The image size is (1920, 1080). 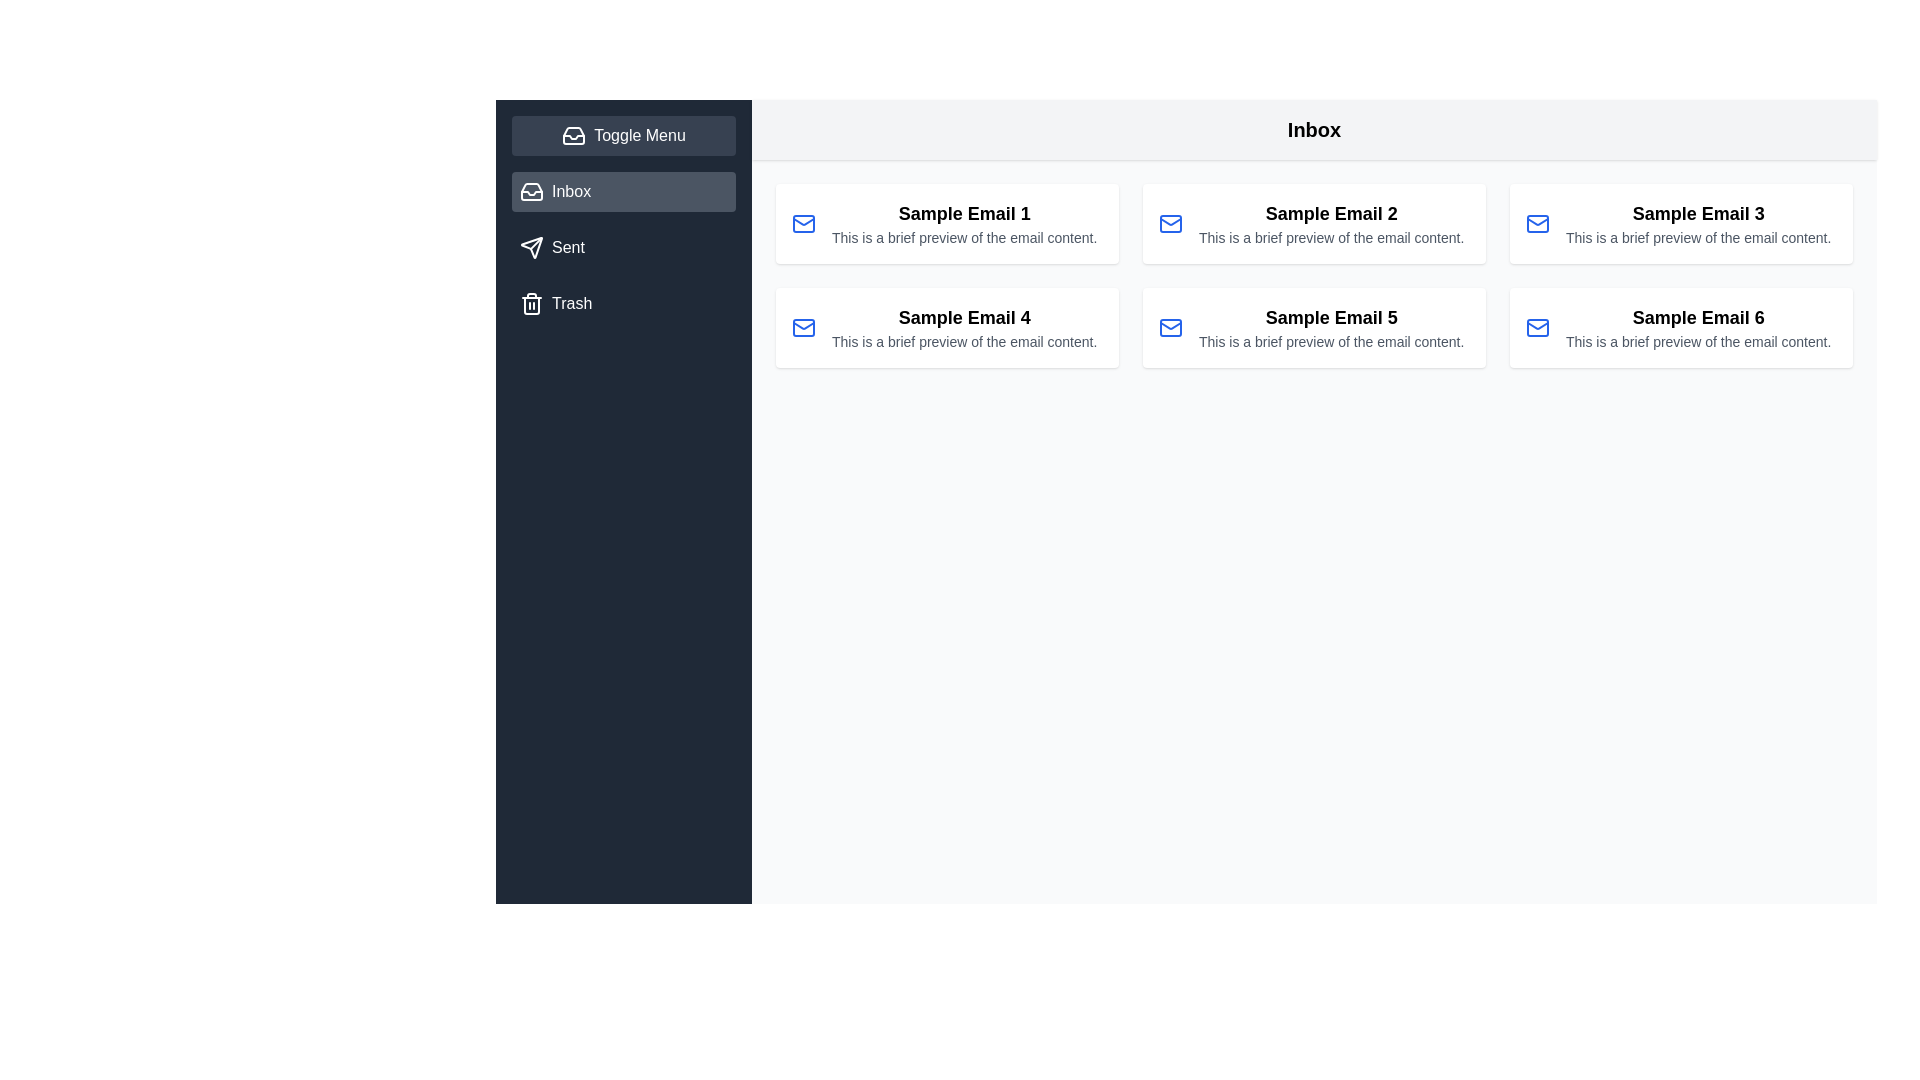 I want to click on the envelope icon representing the email in the 'Sample Email 3' card located in the second row and first column of the email list section, so click(x=1536, y=223).